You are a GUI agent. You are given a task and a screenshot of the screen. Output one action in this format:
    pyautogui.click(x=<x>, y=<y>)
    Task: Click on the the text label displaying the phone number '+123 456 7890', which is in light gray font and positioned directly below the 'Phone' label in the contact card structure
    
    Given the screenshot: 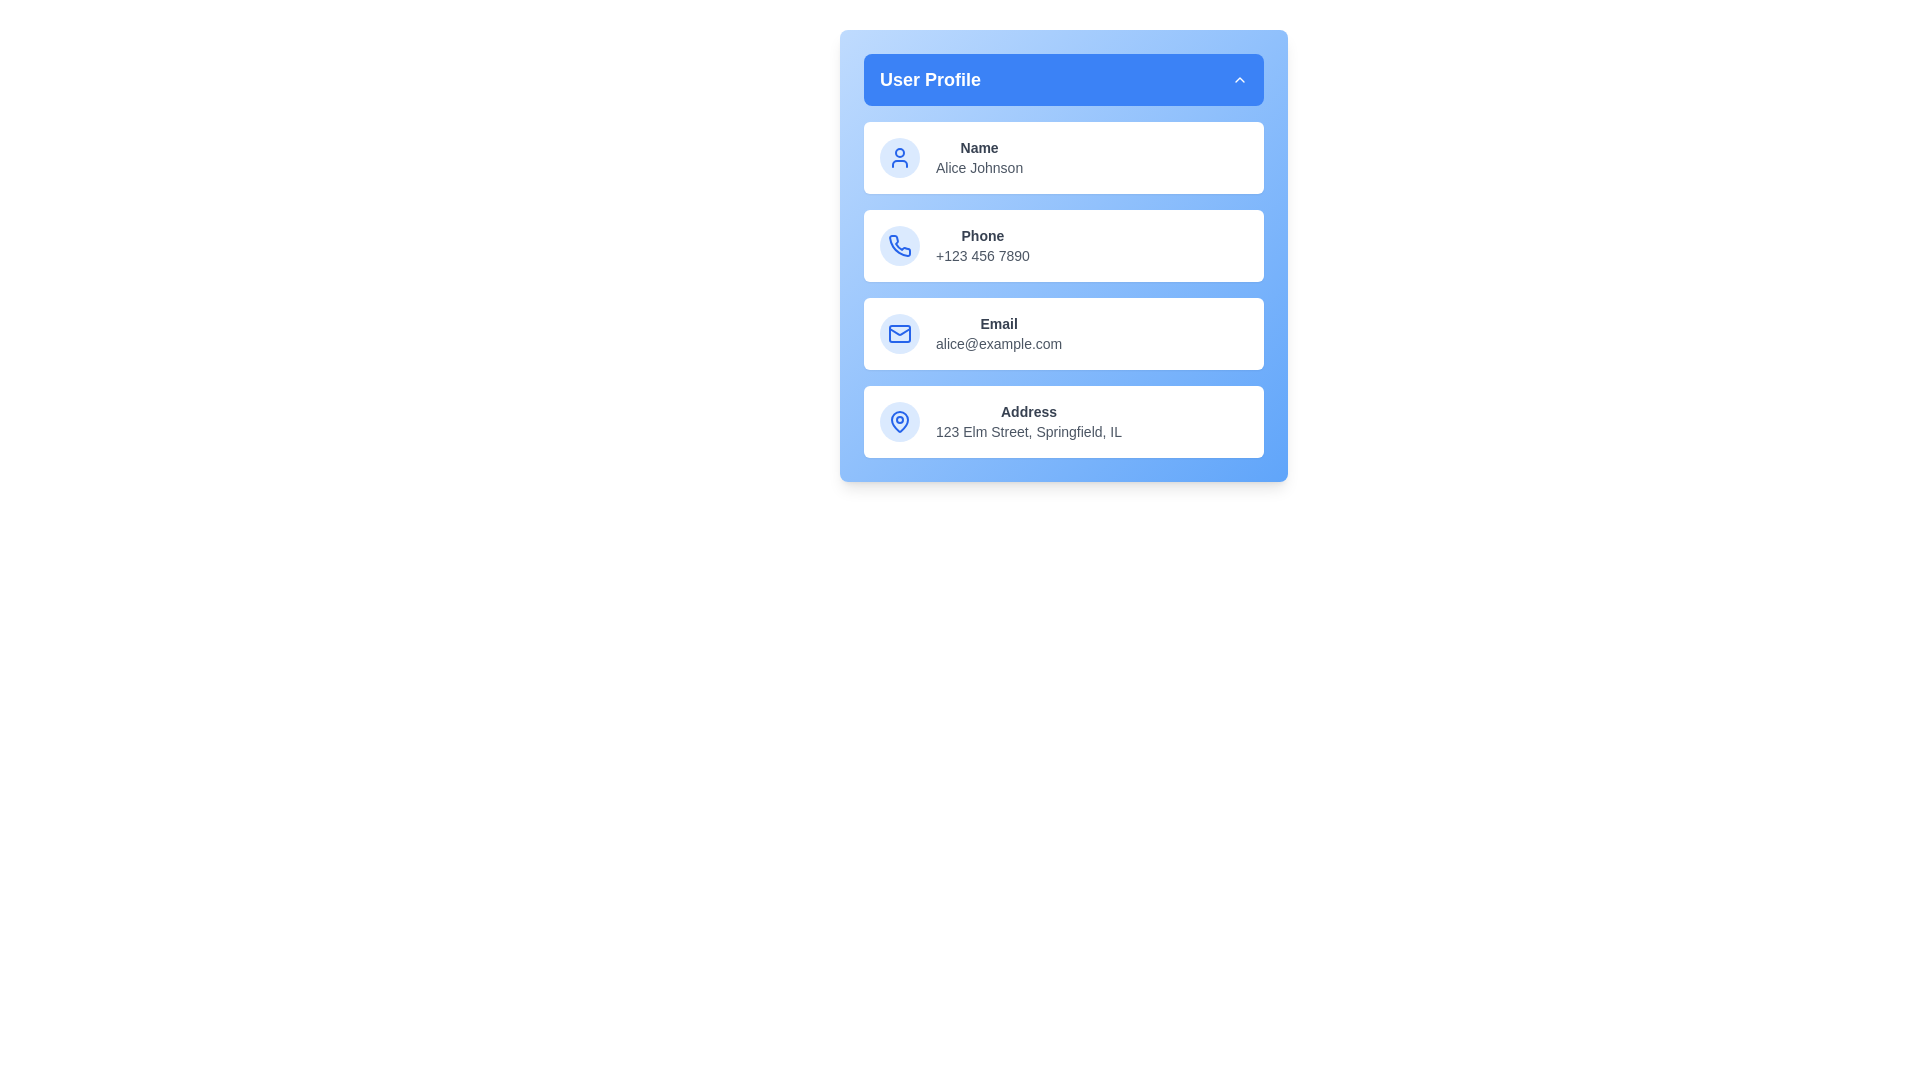 What is the action you would take?
    pyautogui.click(x=982, y=254)
    